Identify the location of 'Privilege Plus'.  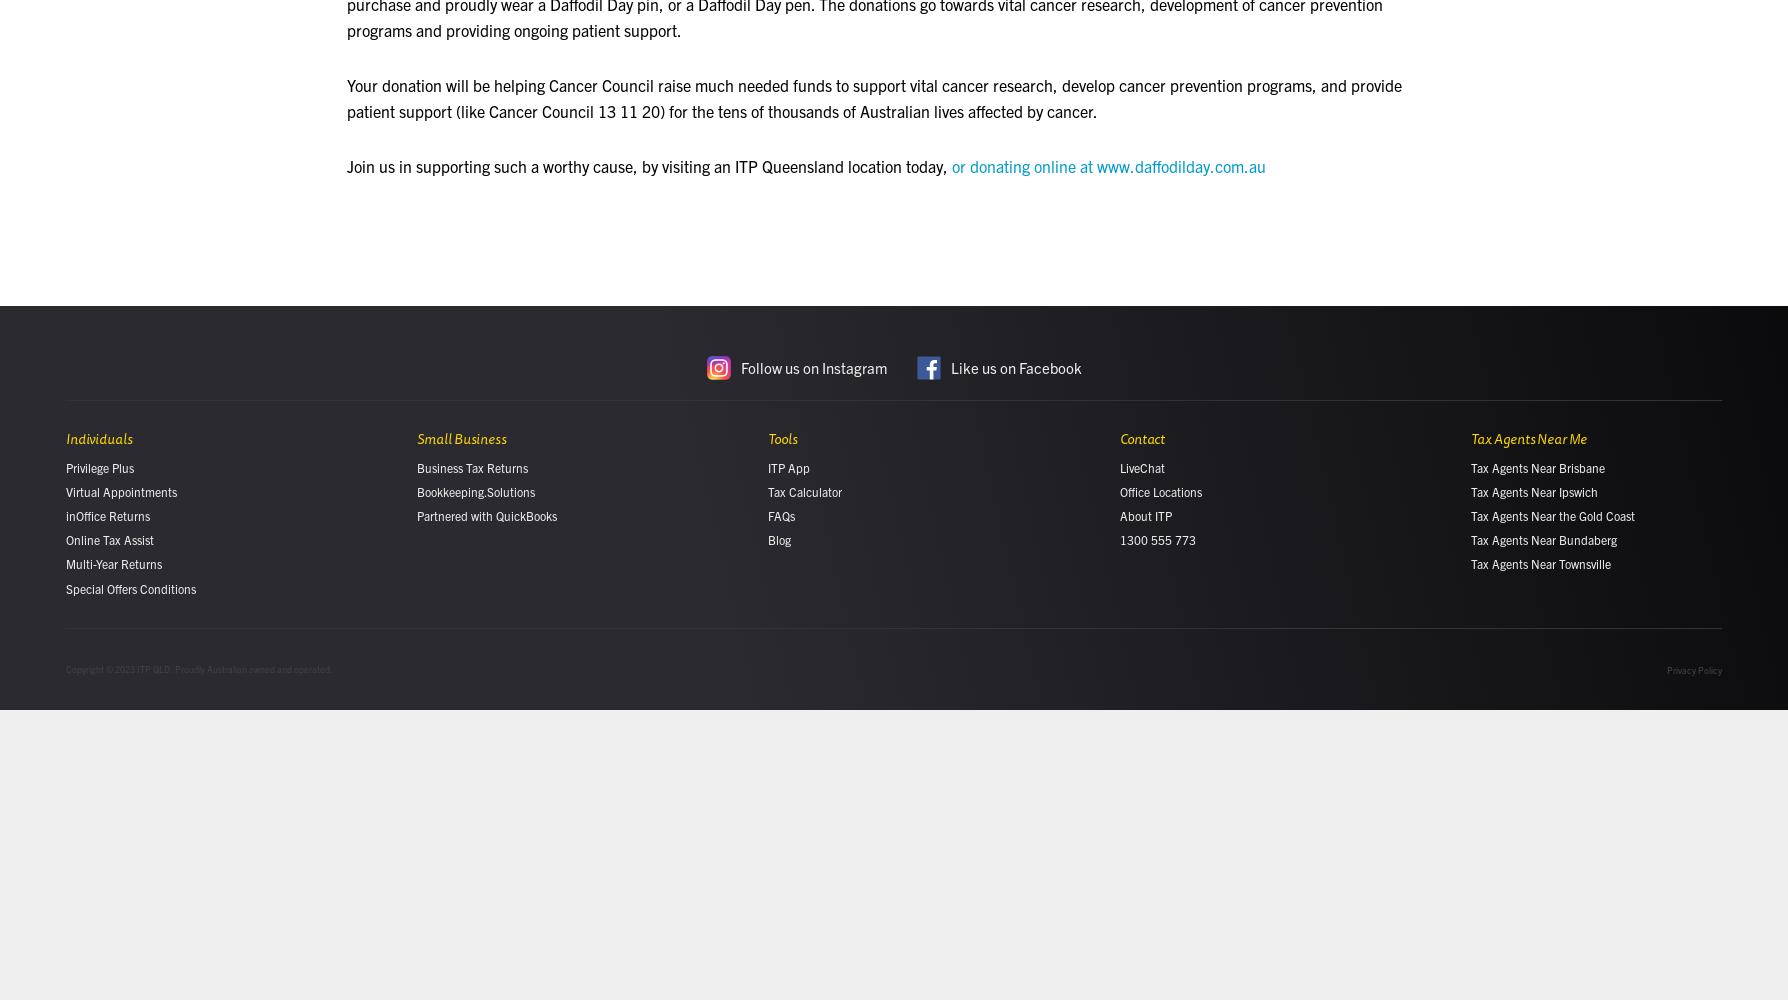
(99, 465).